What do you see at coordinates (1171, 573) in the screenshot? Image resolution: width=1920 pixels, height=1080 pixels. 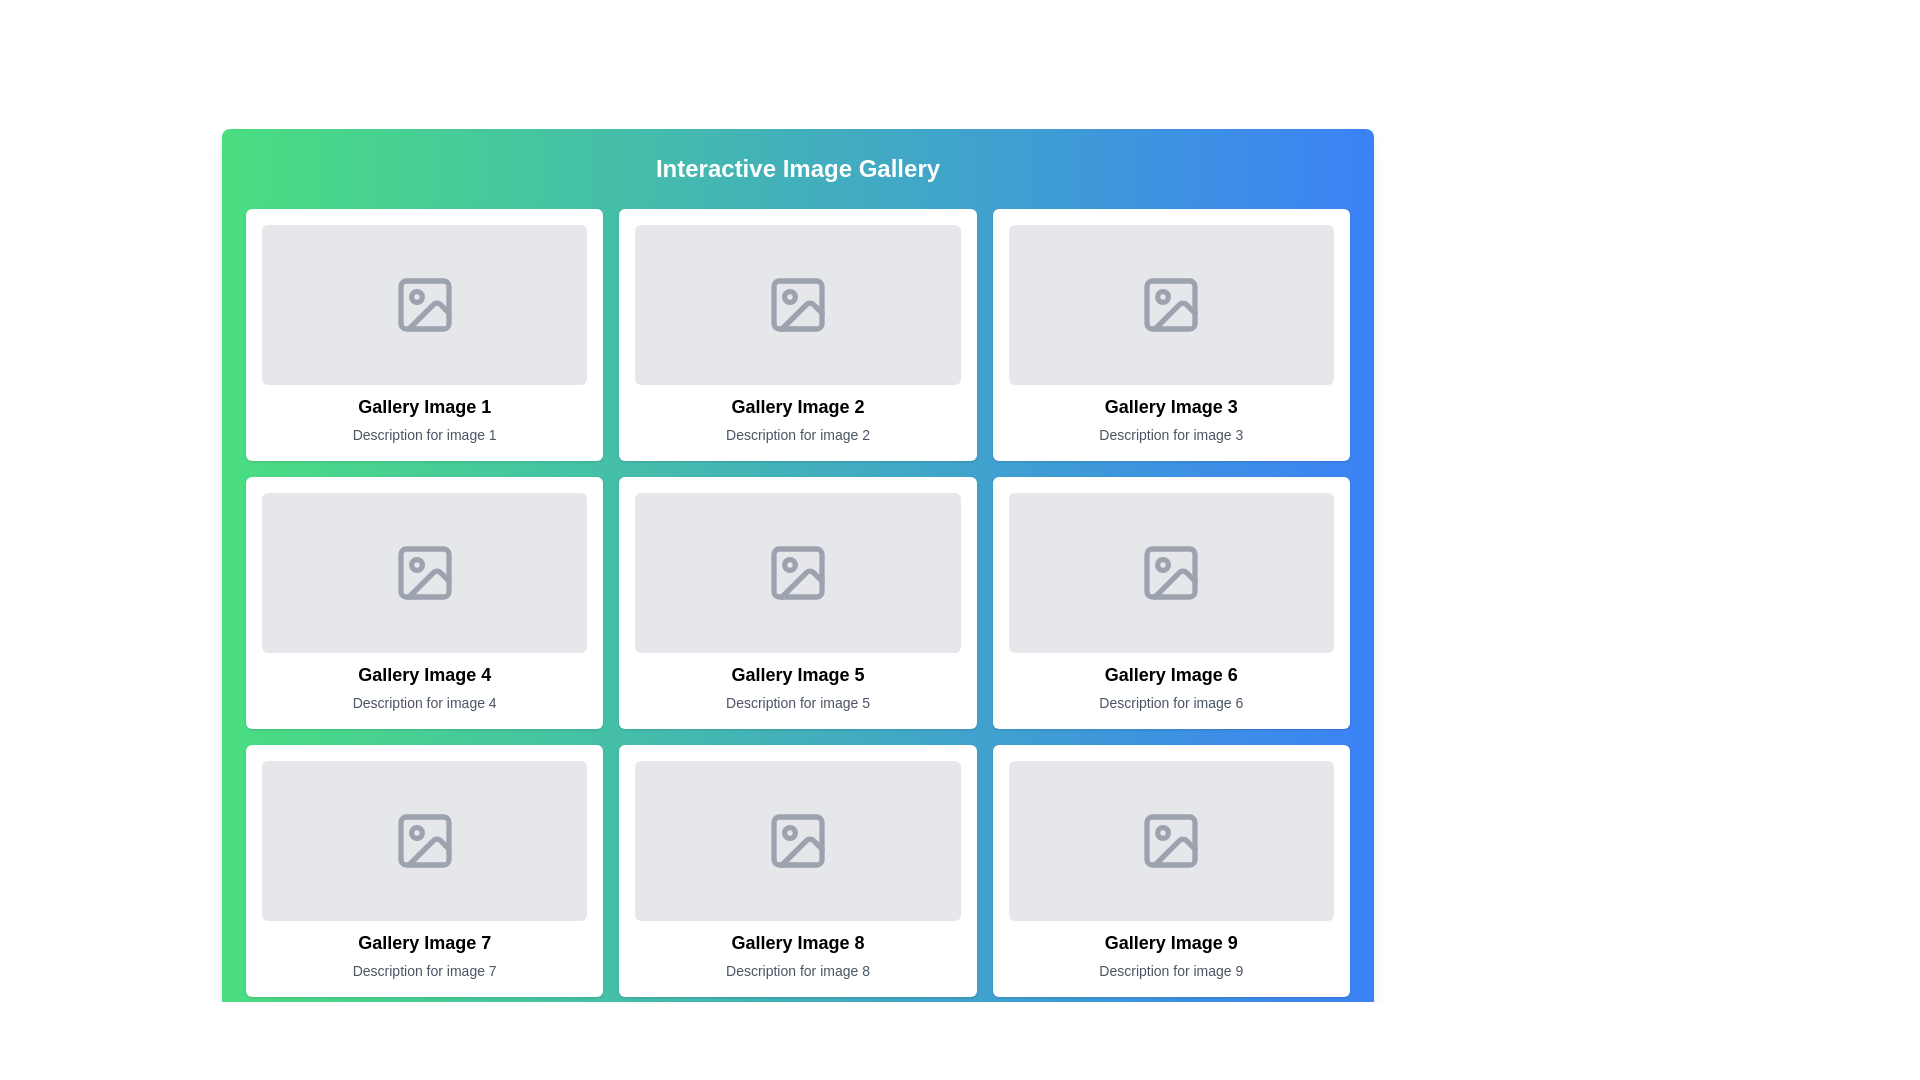 I see `the SVG icon resembling a generic image placeholder located in the sixth box of a three-by-three grid, specifically in the second row and third column` at bounding box center [1171, 573].